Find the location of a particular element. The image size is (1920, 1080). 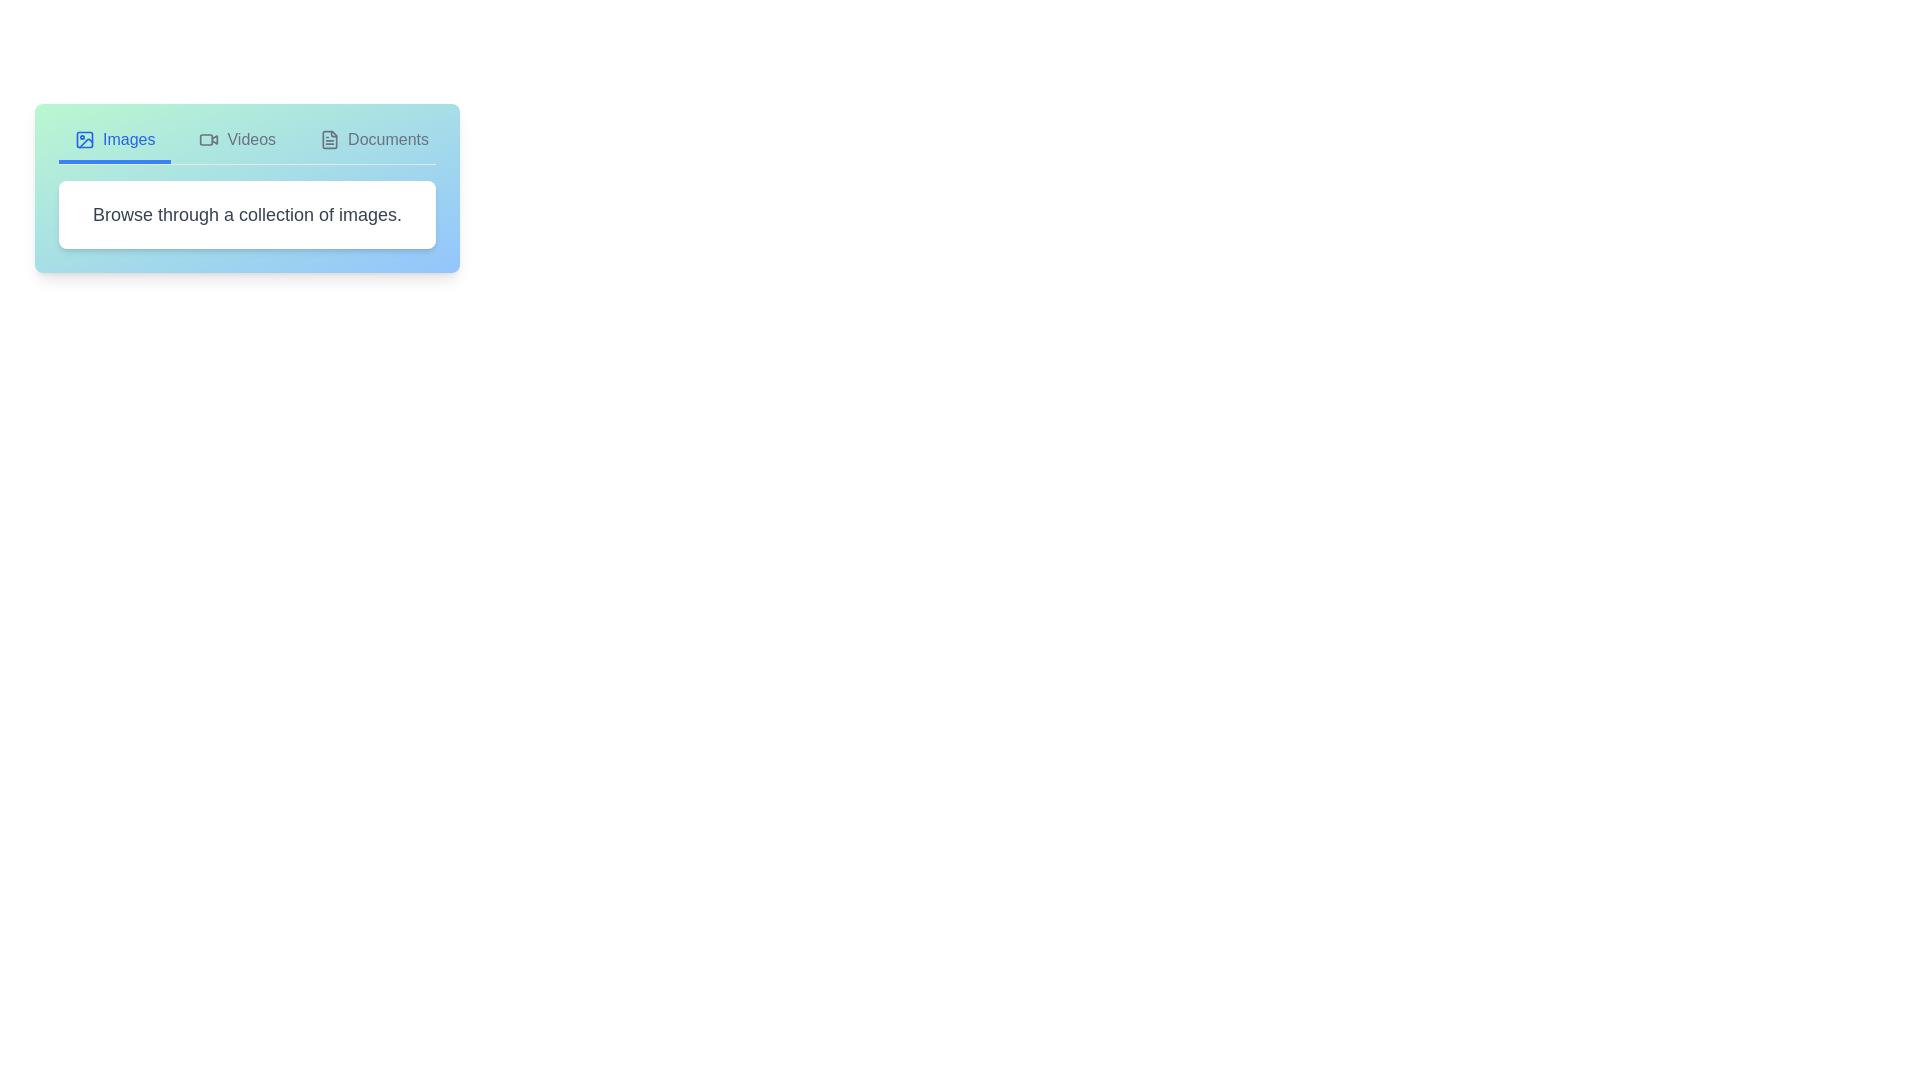

the Images tab to switch to the corresponding view is located at coordinates (114, 145).